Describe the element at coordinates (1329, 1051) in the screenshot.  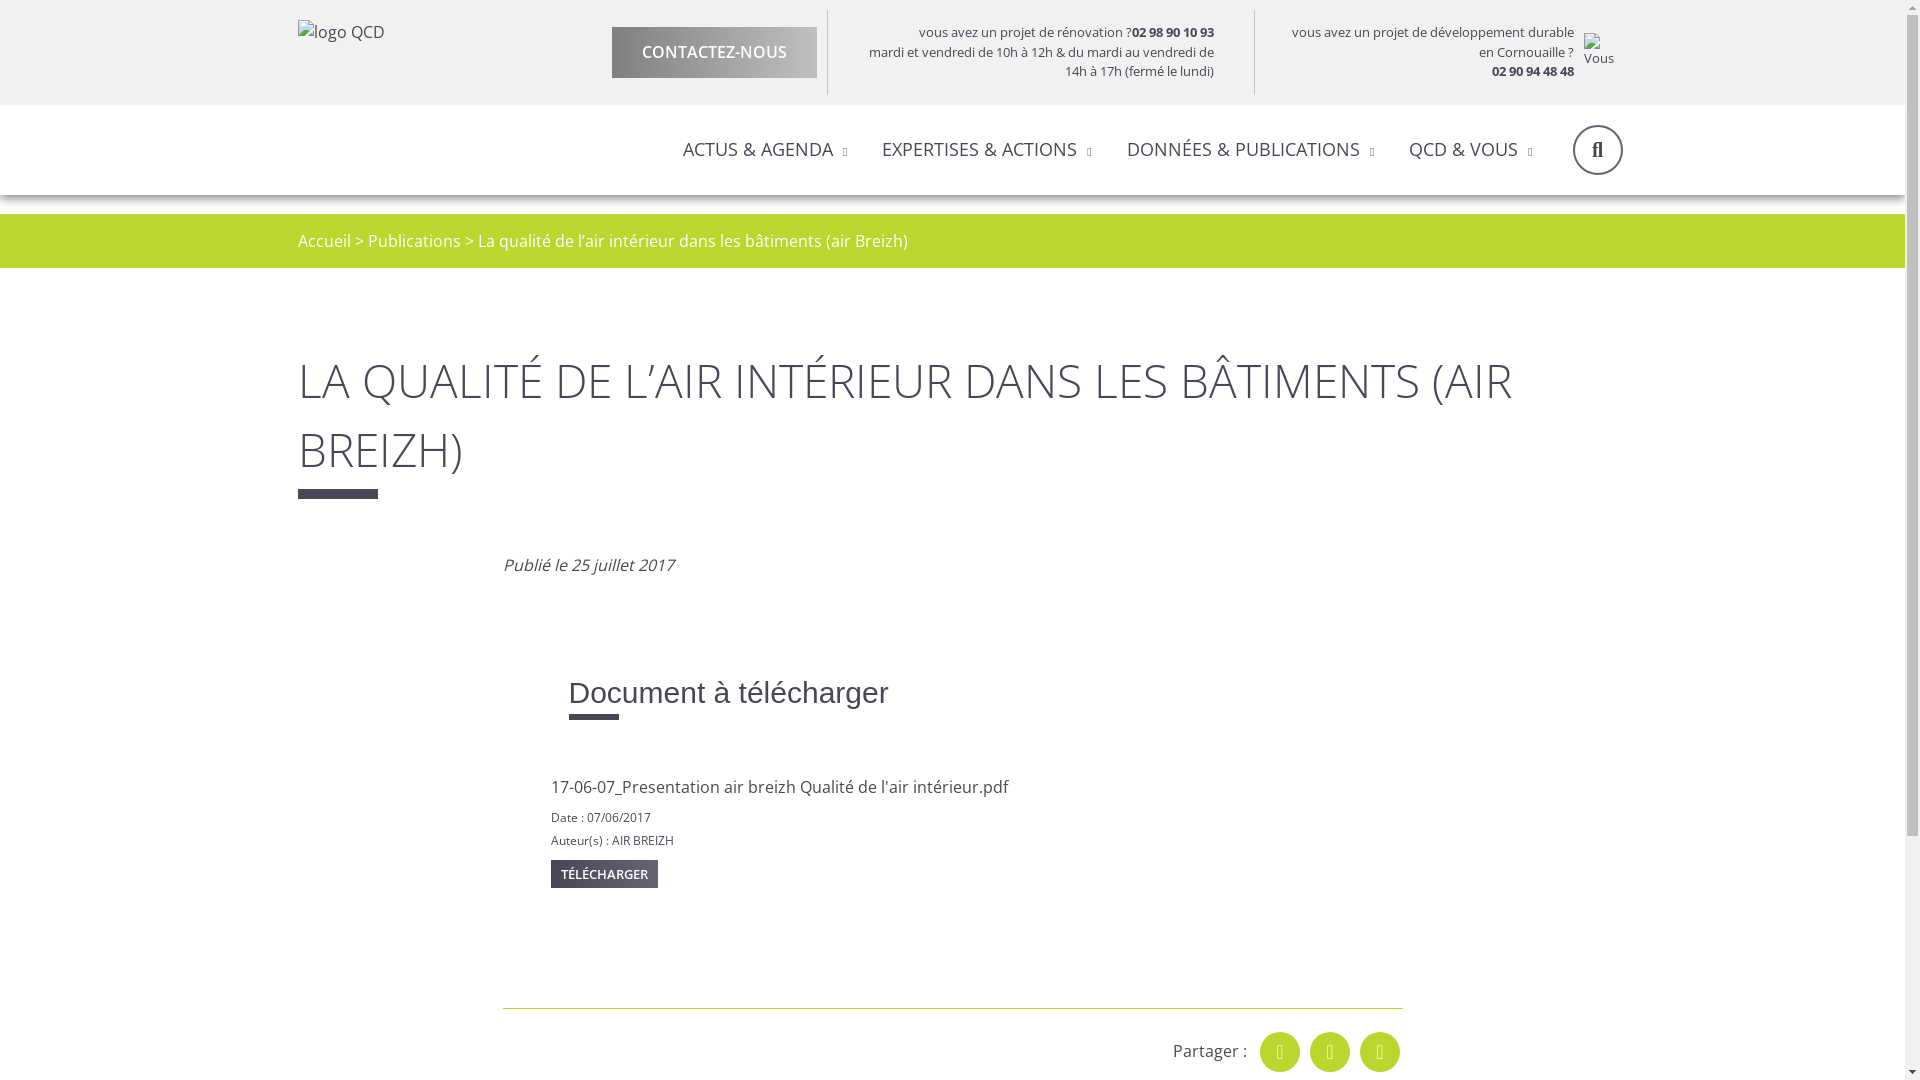
I see `'Twitter'` at that location.